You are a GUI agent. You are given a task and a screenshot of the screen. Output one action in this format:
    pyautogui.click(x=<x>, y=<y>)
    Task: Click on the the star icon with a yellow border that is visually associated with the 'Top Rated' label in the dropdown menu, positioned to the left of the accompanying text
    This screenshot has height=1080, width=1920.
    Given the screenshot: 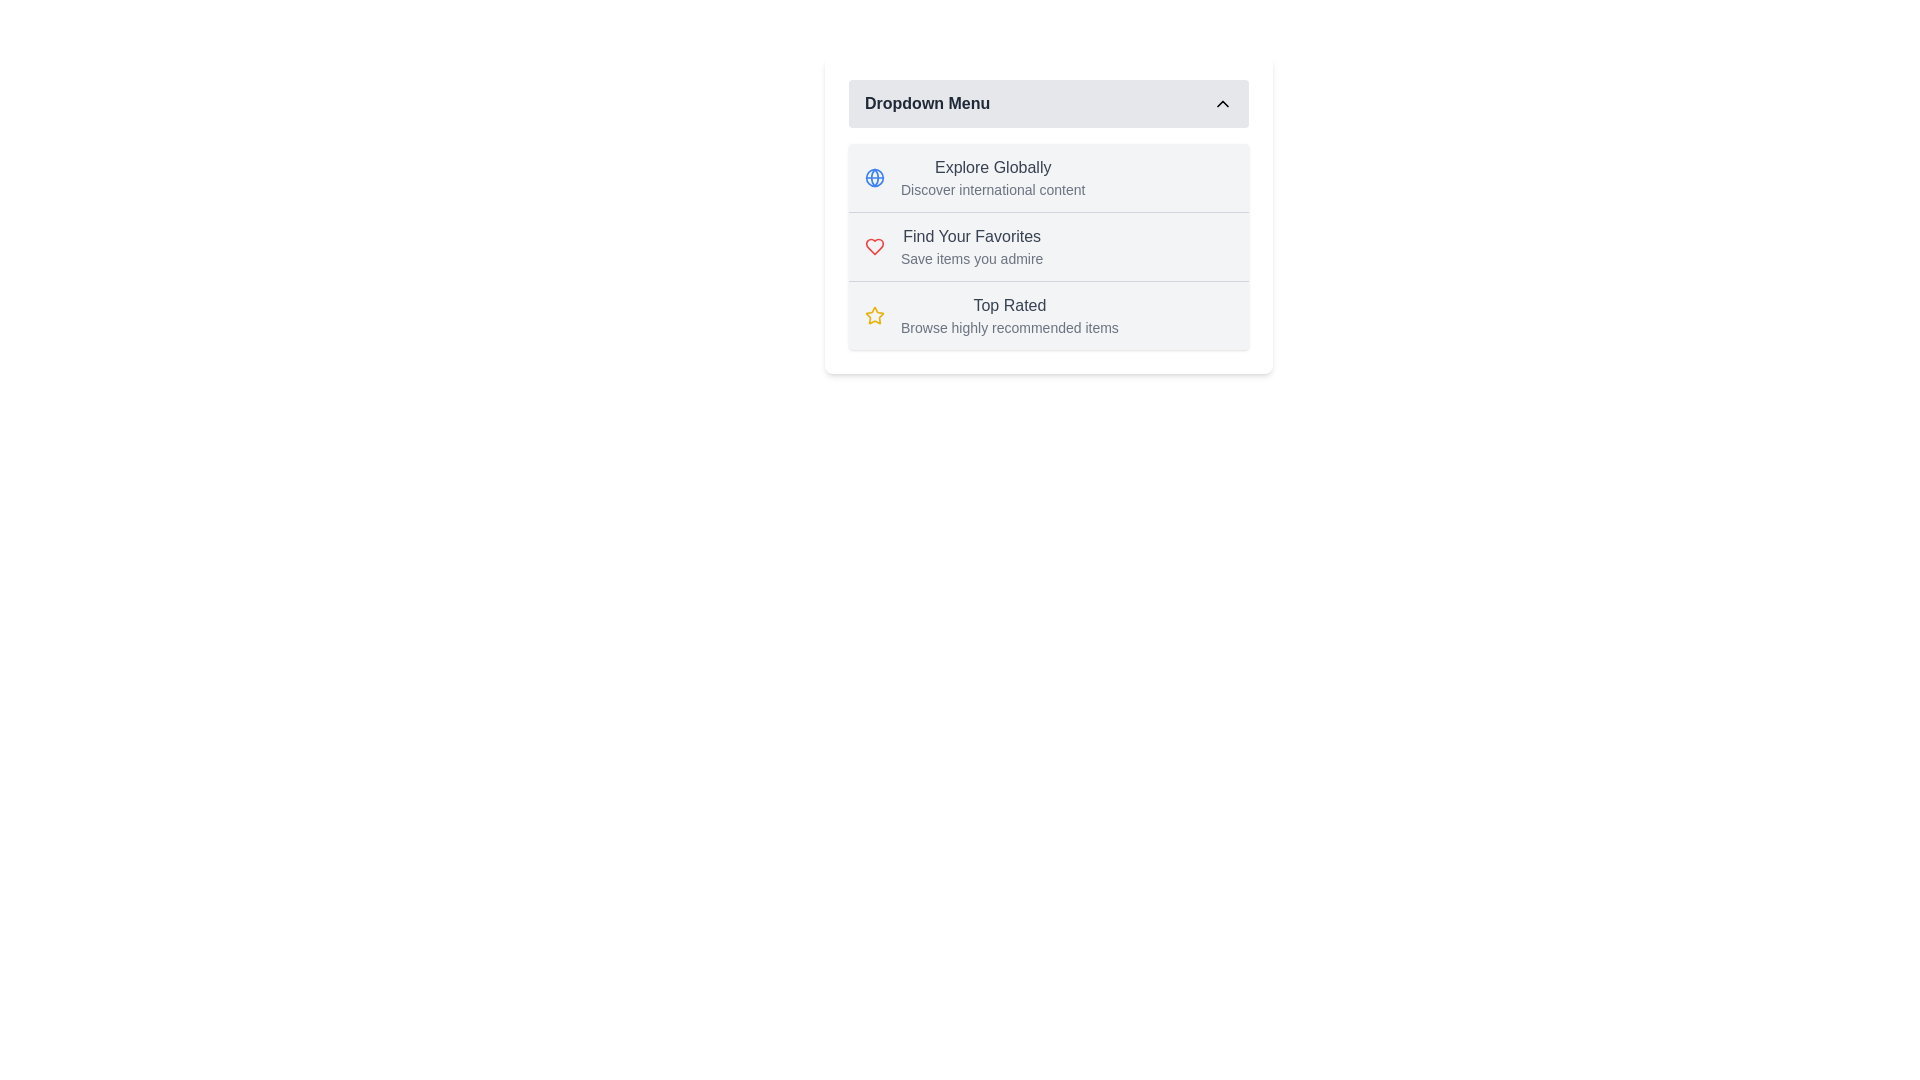 What is the action you would take?
    pyautogui.click(x=874, y=315)
    